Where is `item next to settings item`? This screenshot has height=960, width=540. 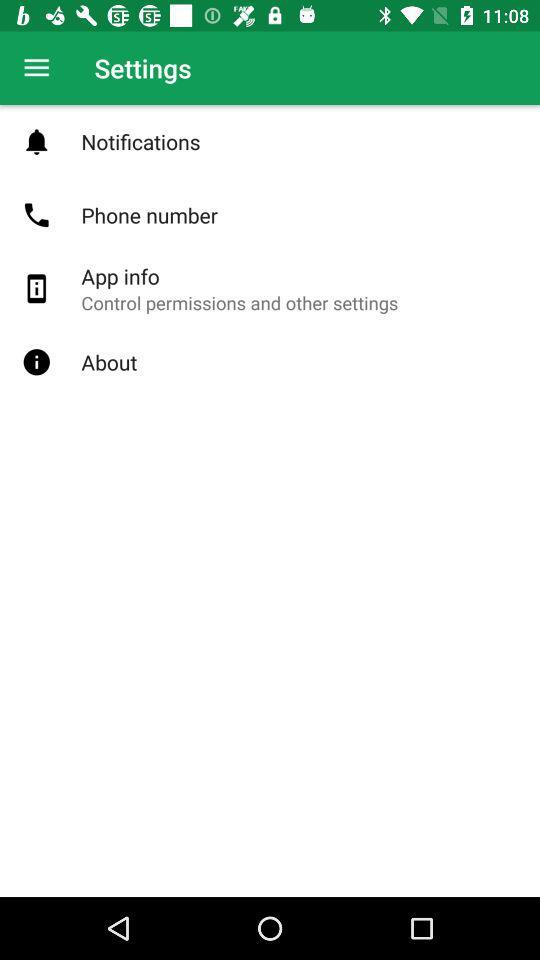 item next to settings item is located at coordinates (36, 68).